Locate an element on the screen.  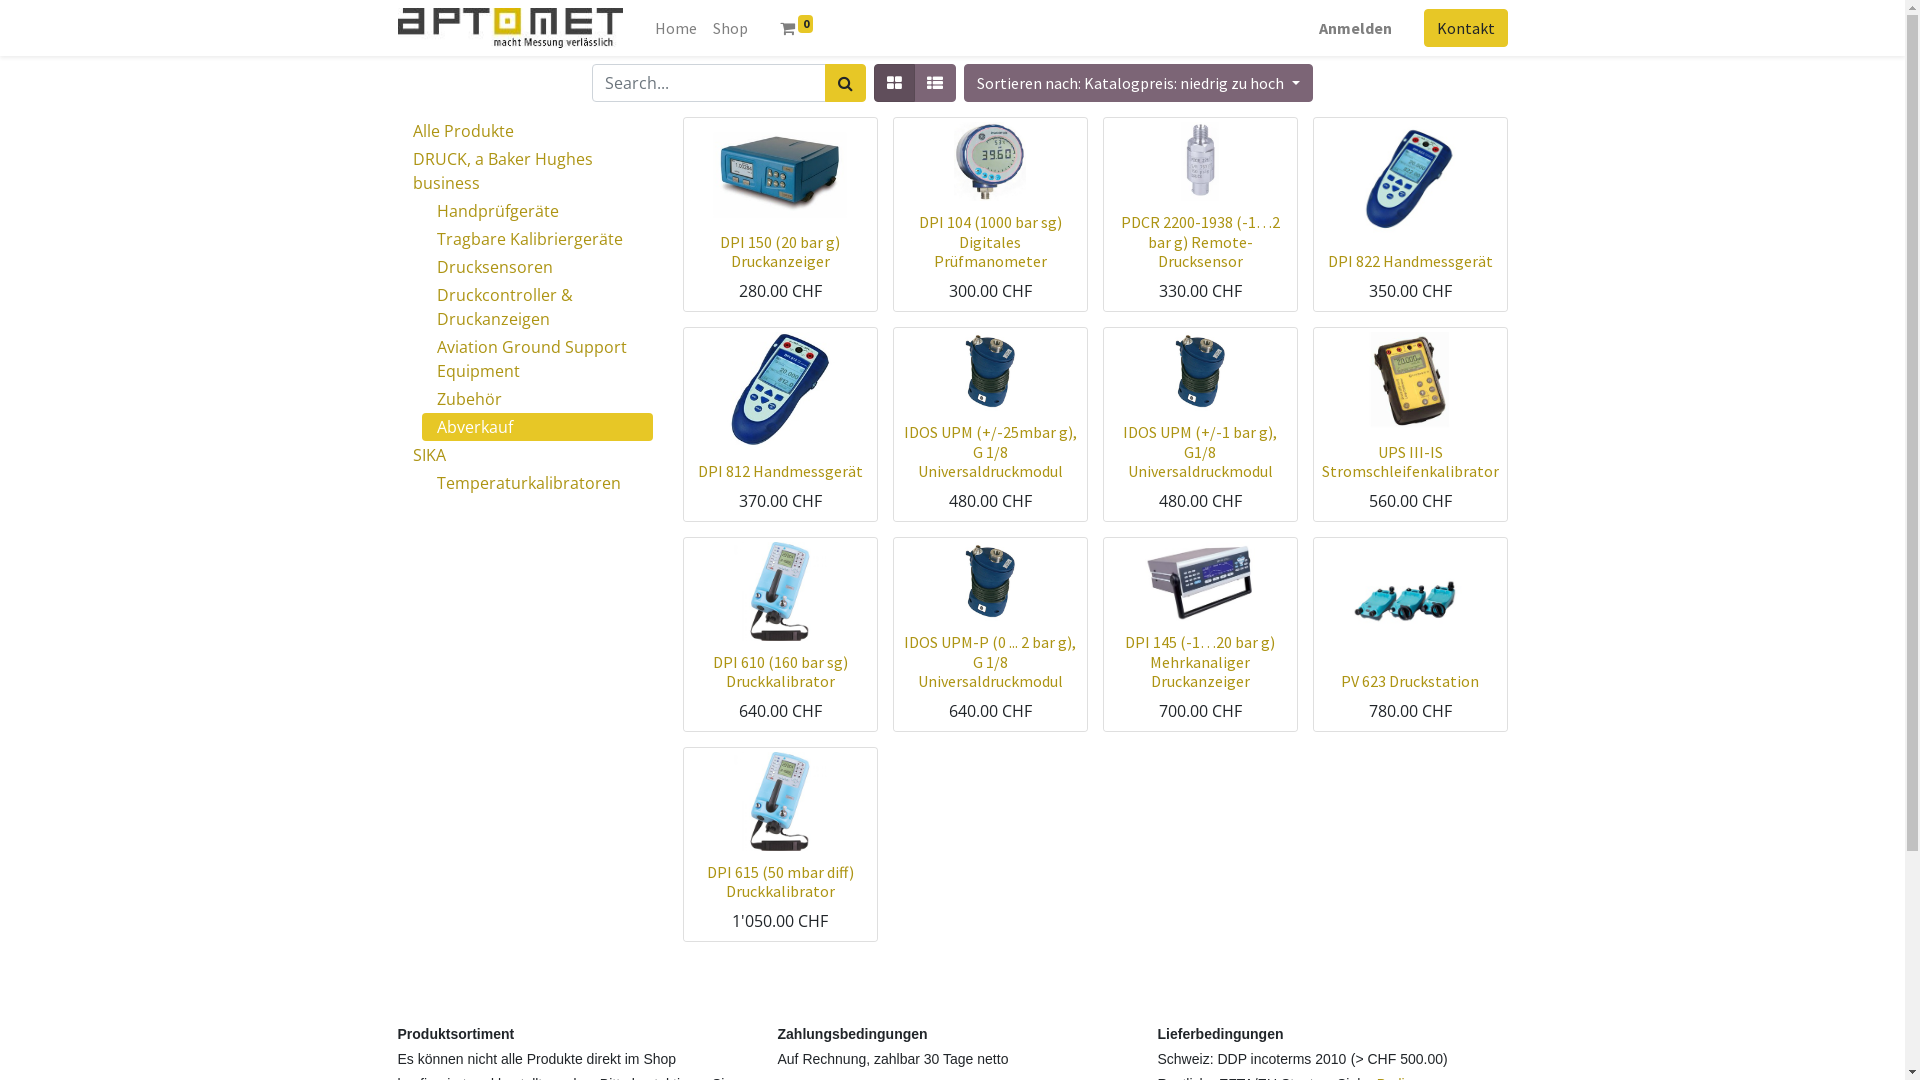
'Sortieren nach: Katalogpreis: niedrig zu hoch' is located at coordinates (1137, 82).